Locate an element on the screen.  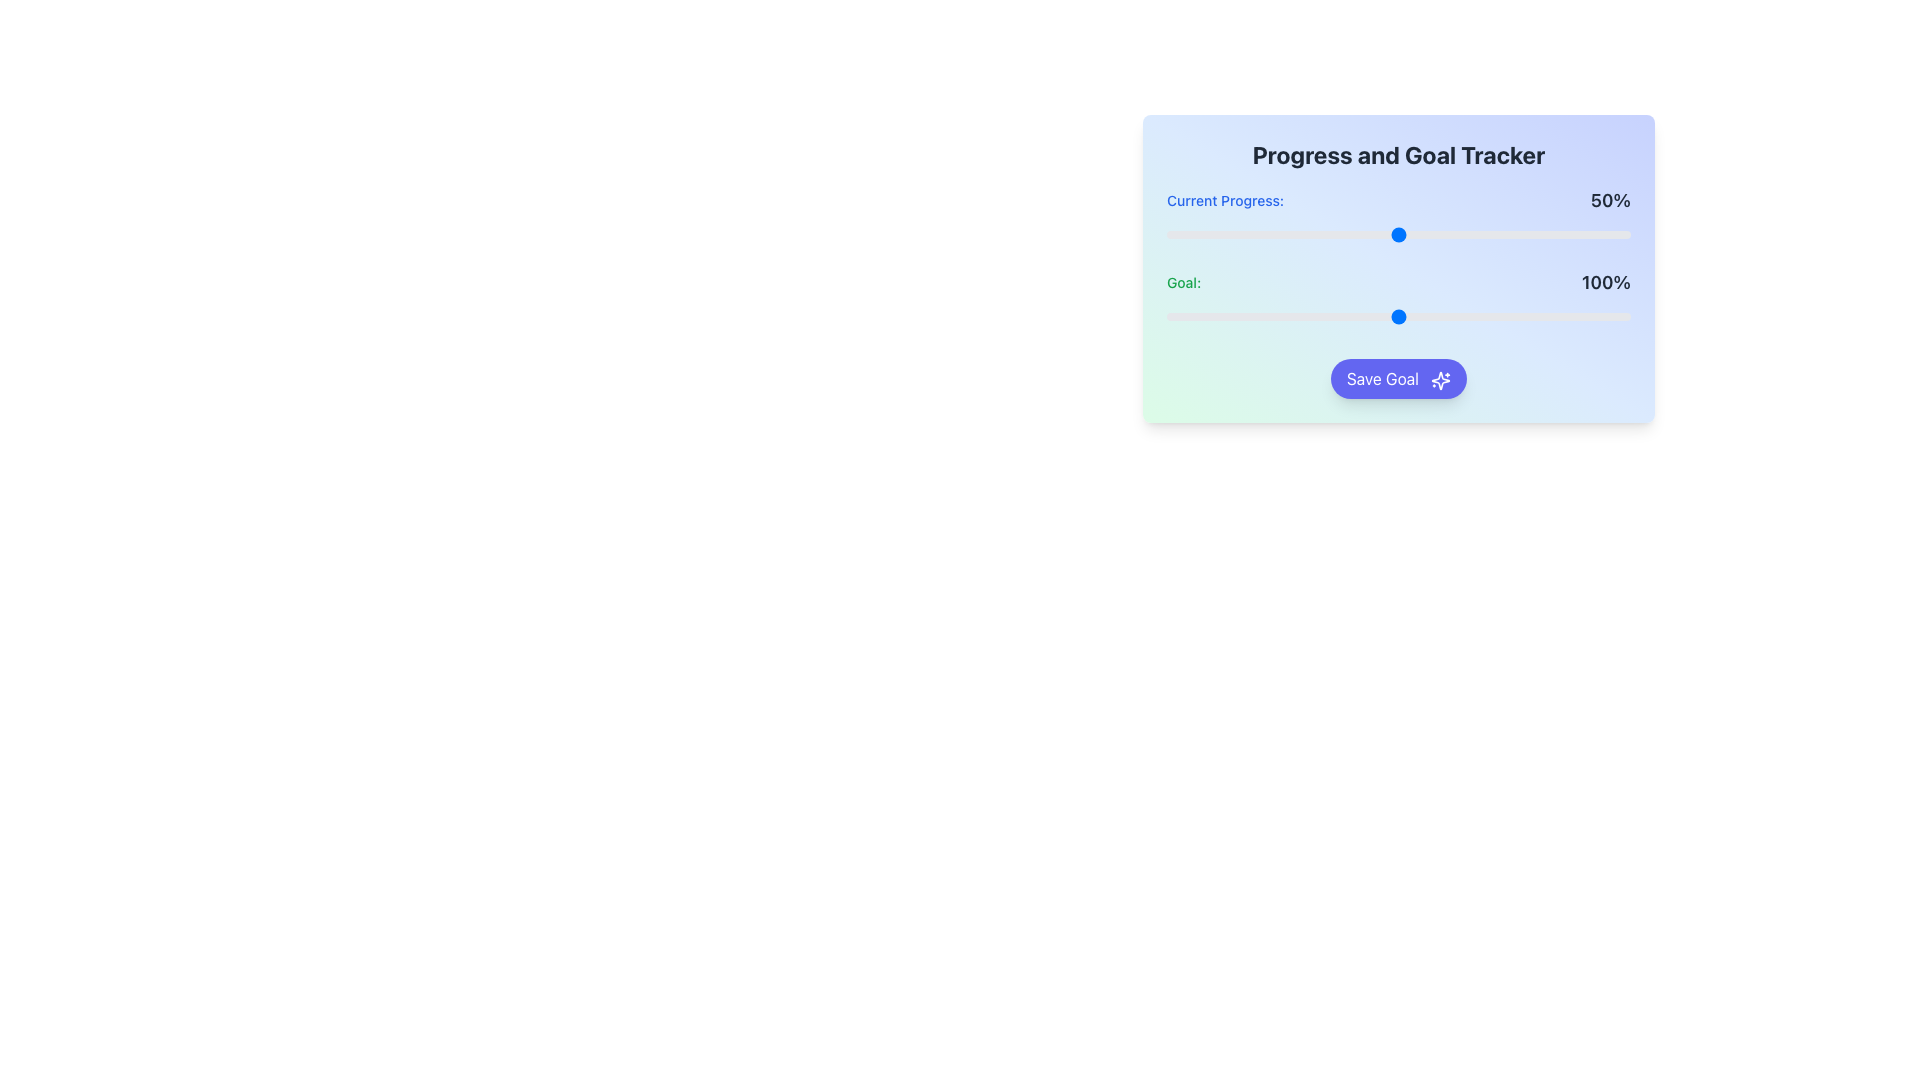
the slider is located at coordinates (1505, 234).